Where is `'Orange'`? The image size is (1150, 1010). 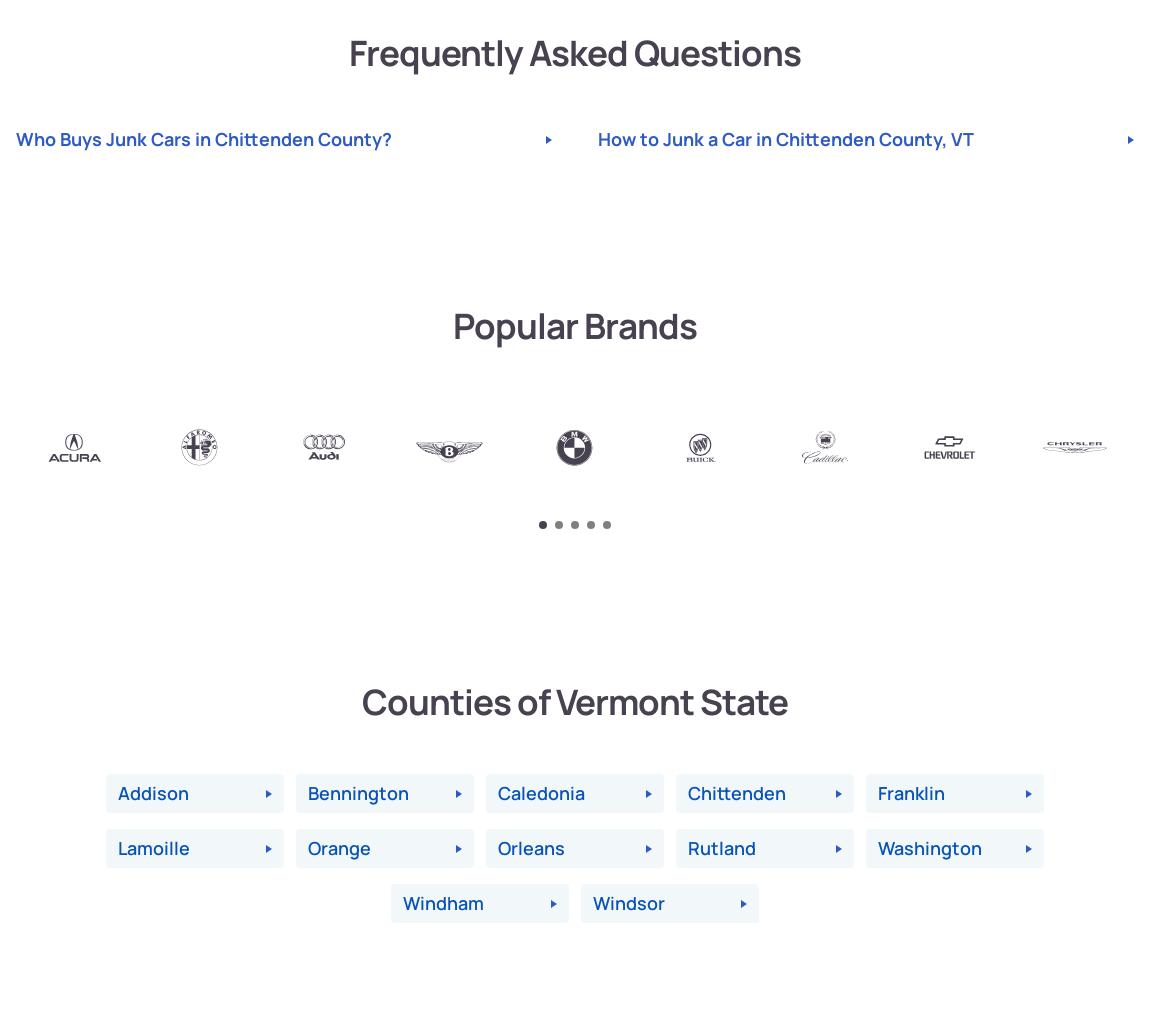 'Orange' is located at coordinates (339, 847).